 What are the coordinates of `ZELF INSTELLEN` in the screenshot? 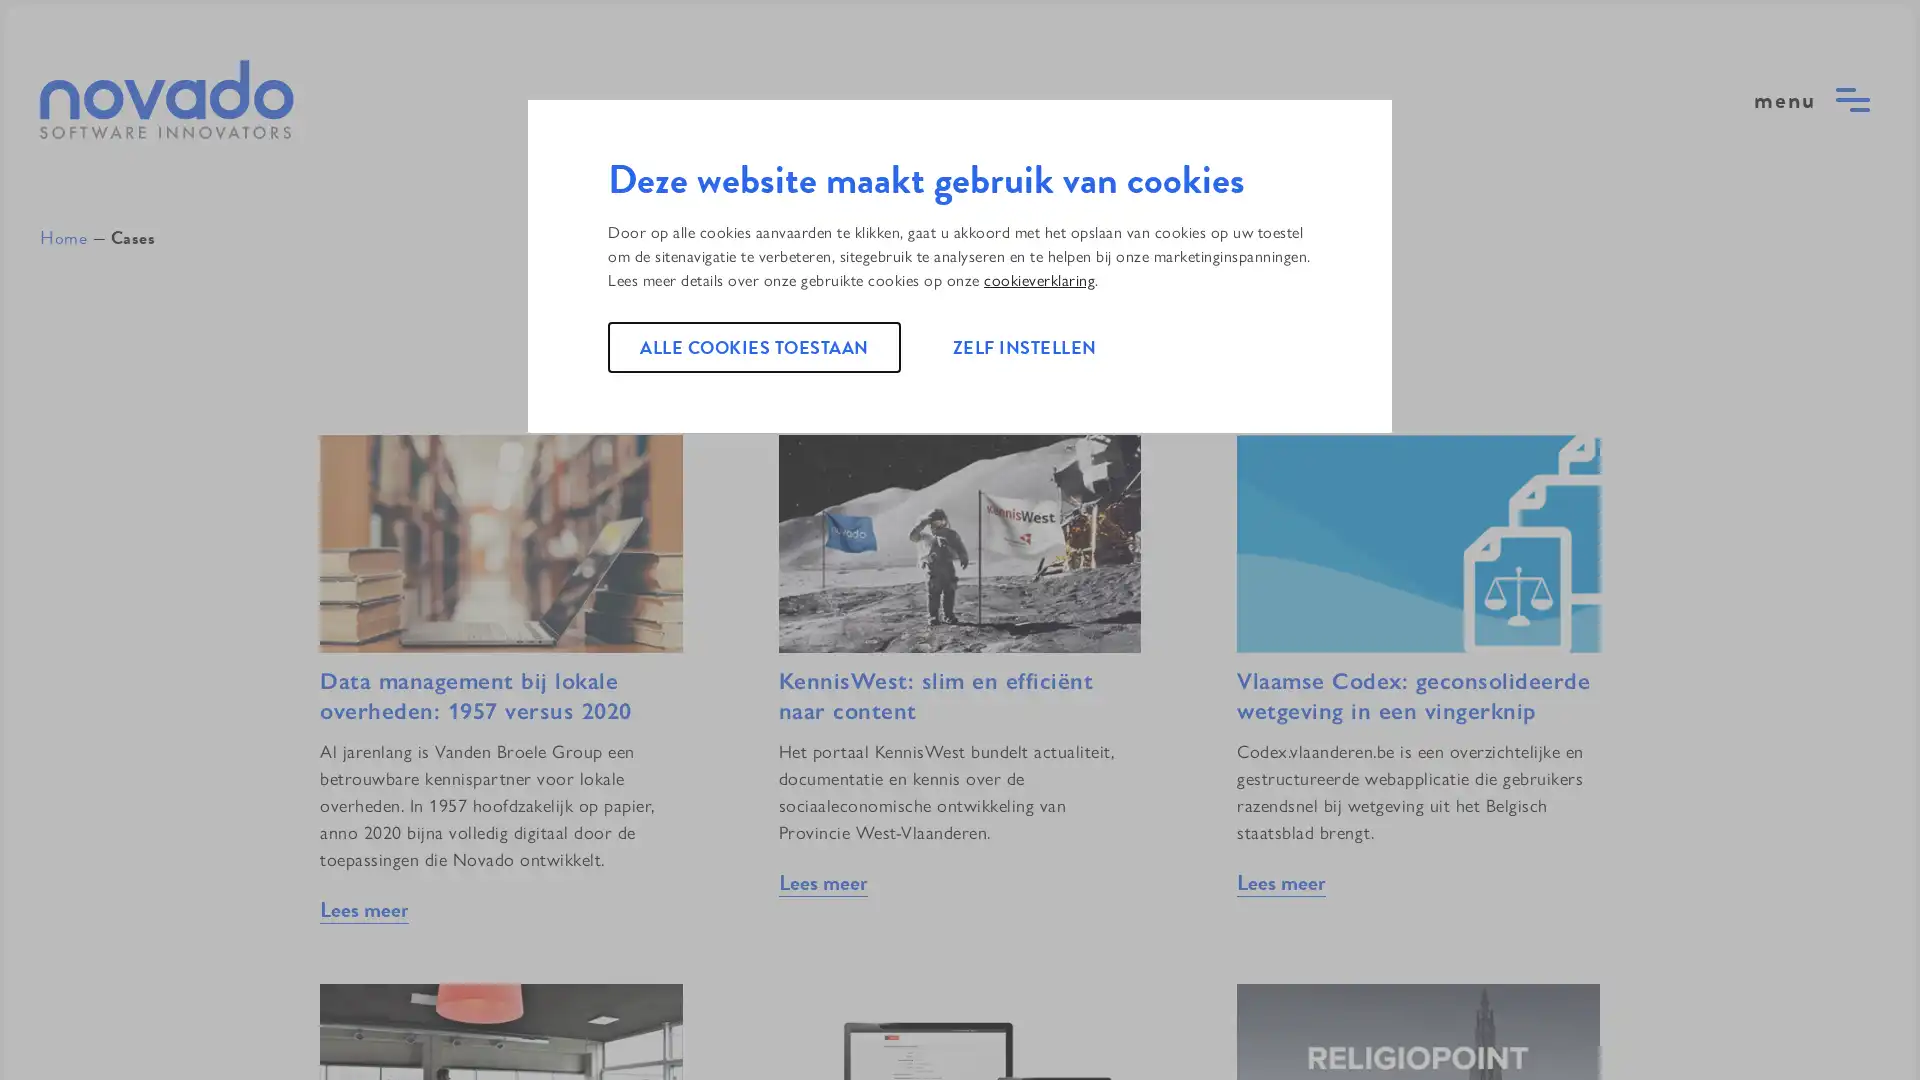 It's located at (1023, 346).